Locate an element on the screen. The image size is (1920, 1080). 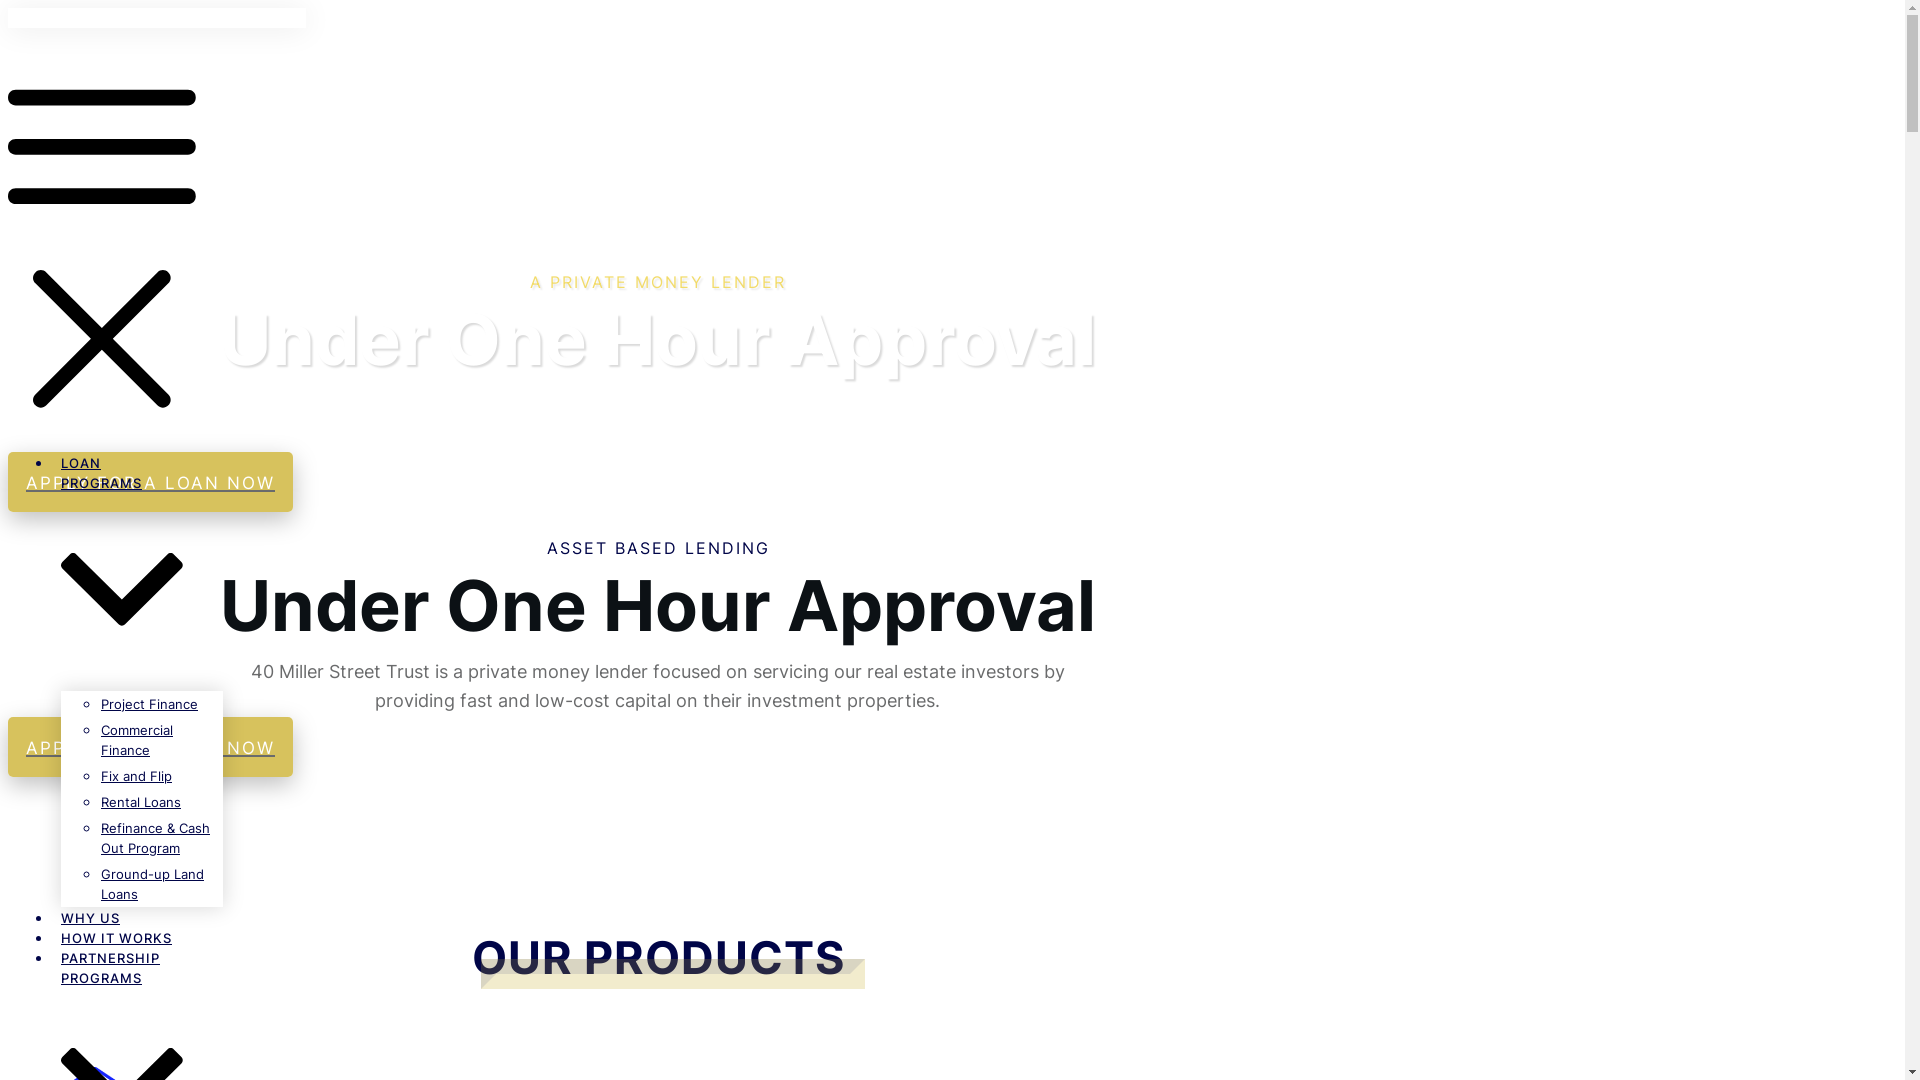
'LOAN PROGRAMS' is located at coordinates (61, 572).